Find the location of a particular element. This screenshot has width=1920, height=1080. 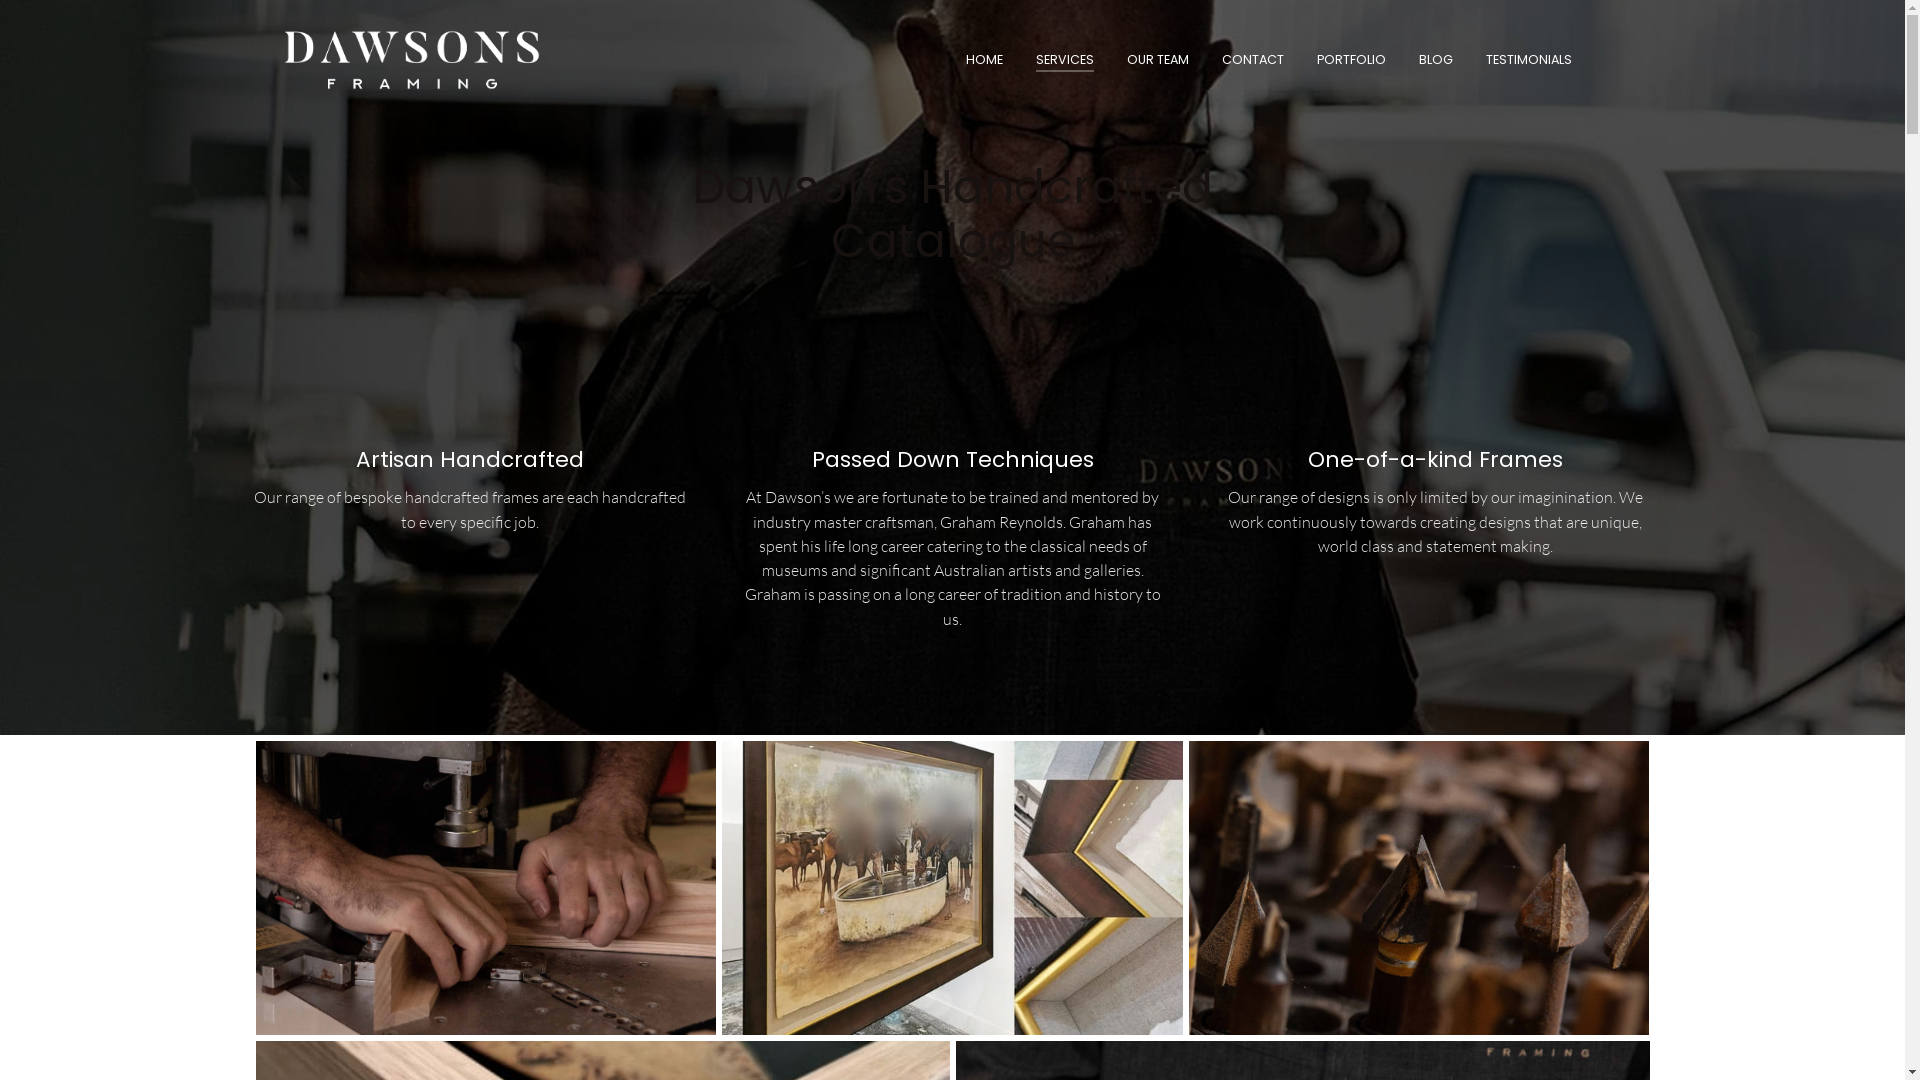

'BLOG' is located at coordinates (1427, 59).